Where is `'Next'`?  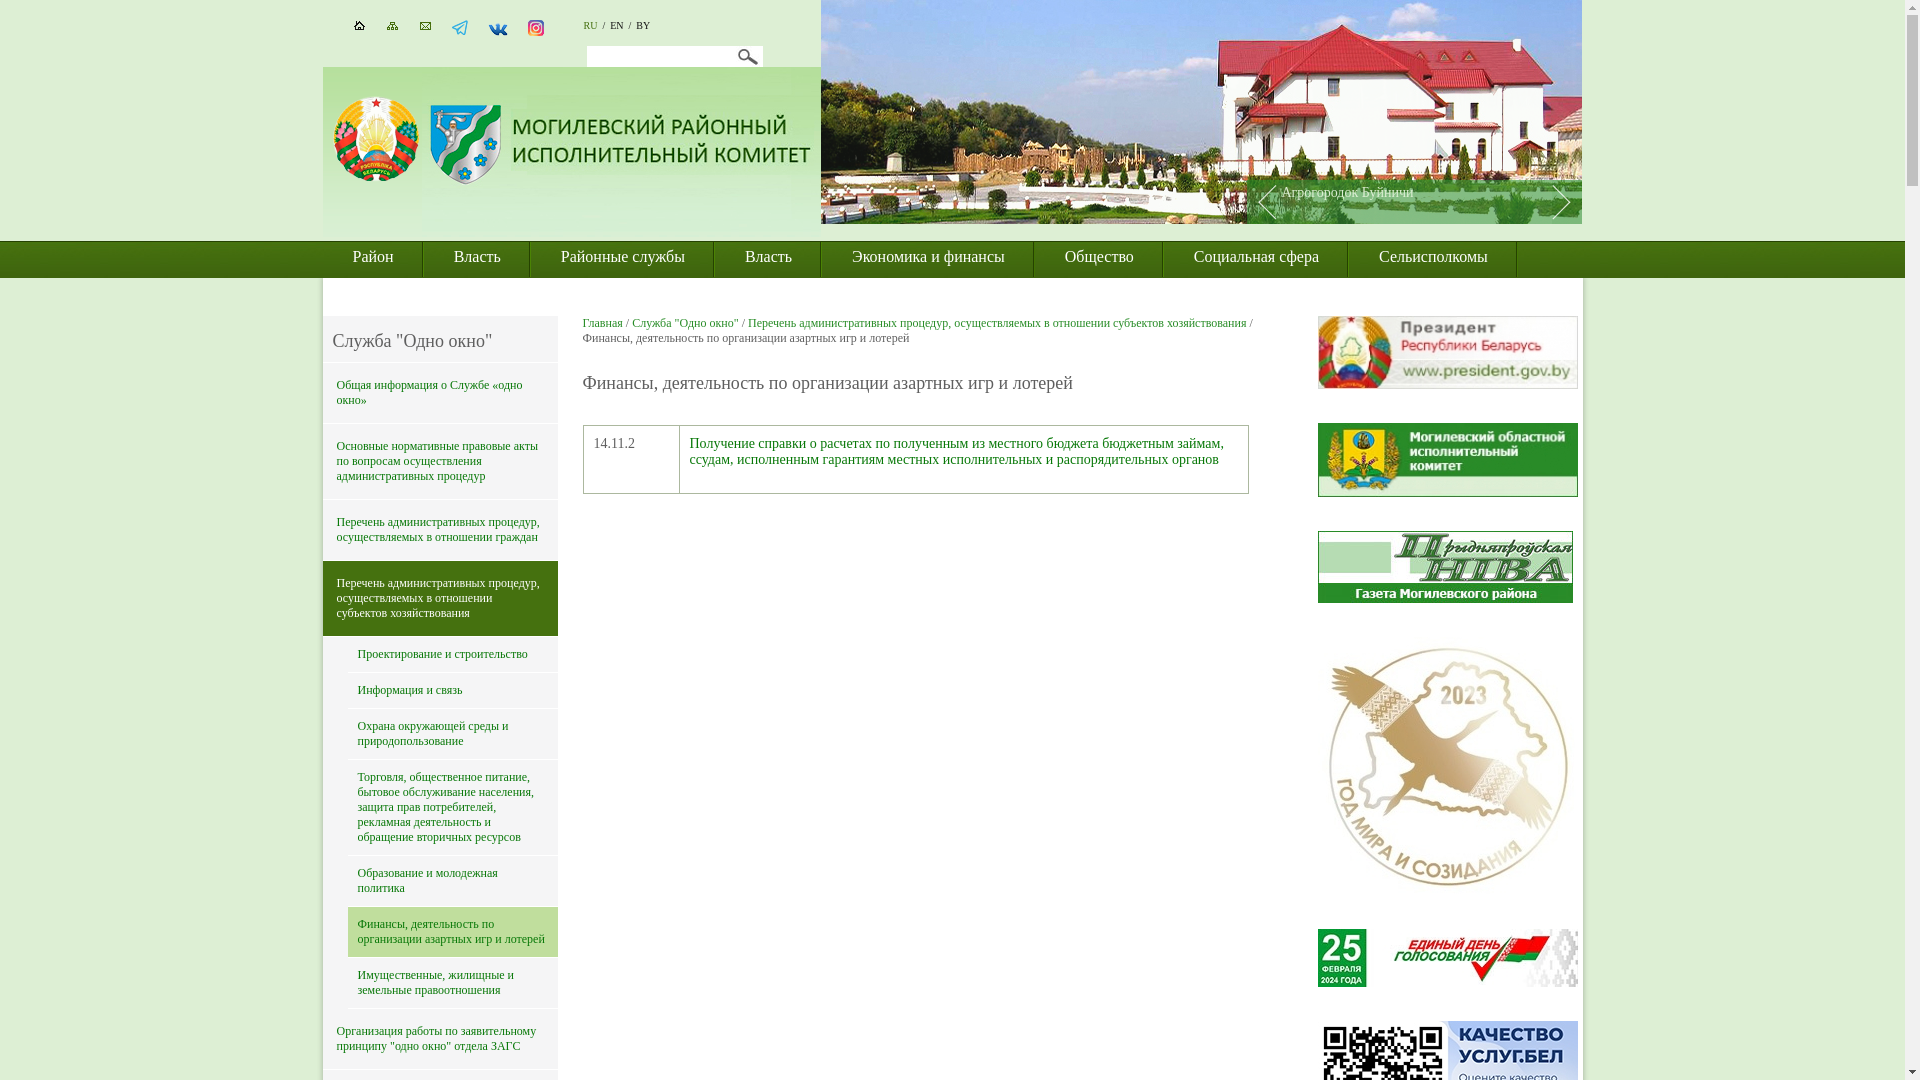
'Next' is located at coordinates (1565, 201).